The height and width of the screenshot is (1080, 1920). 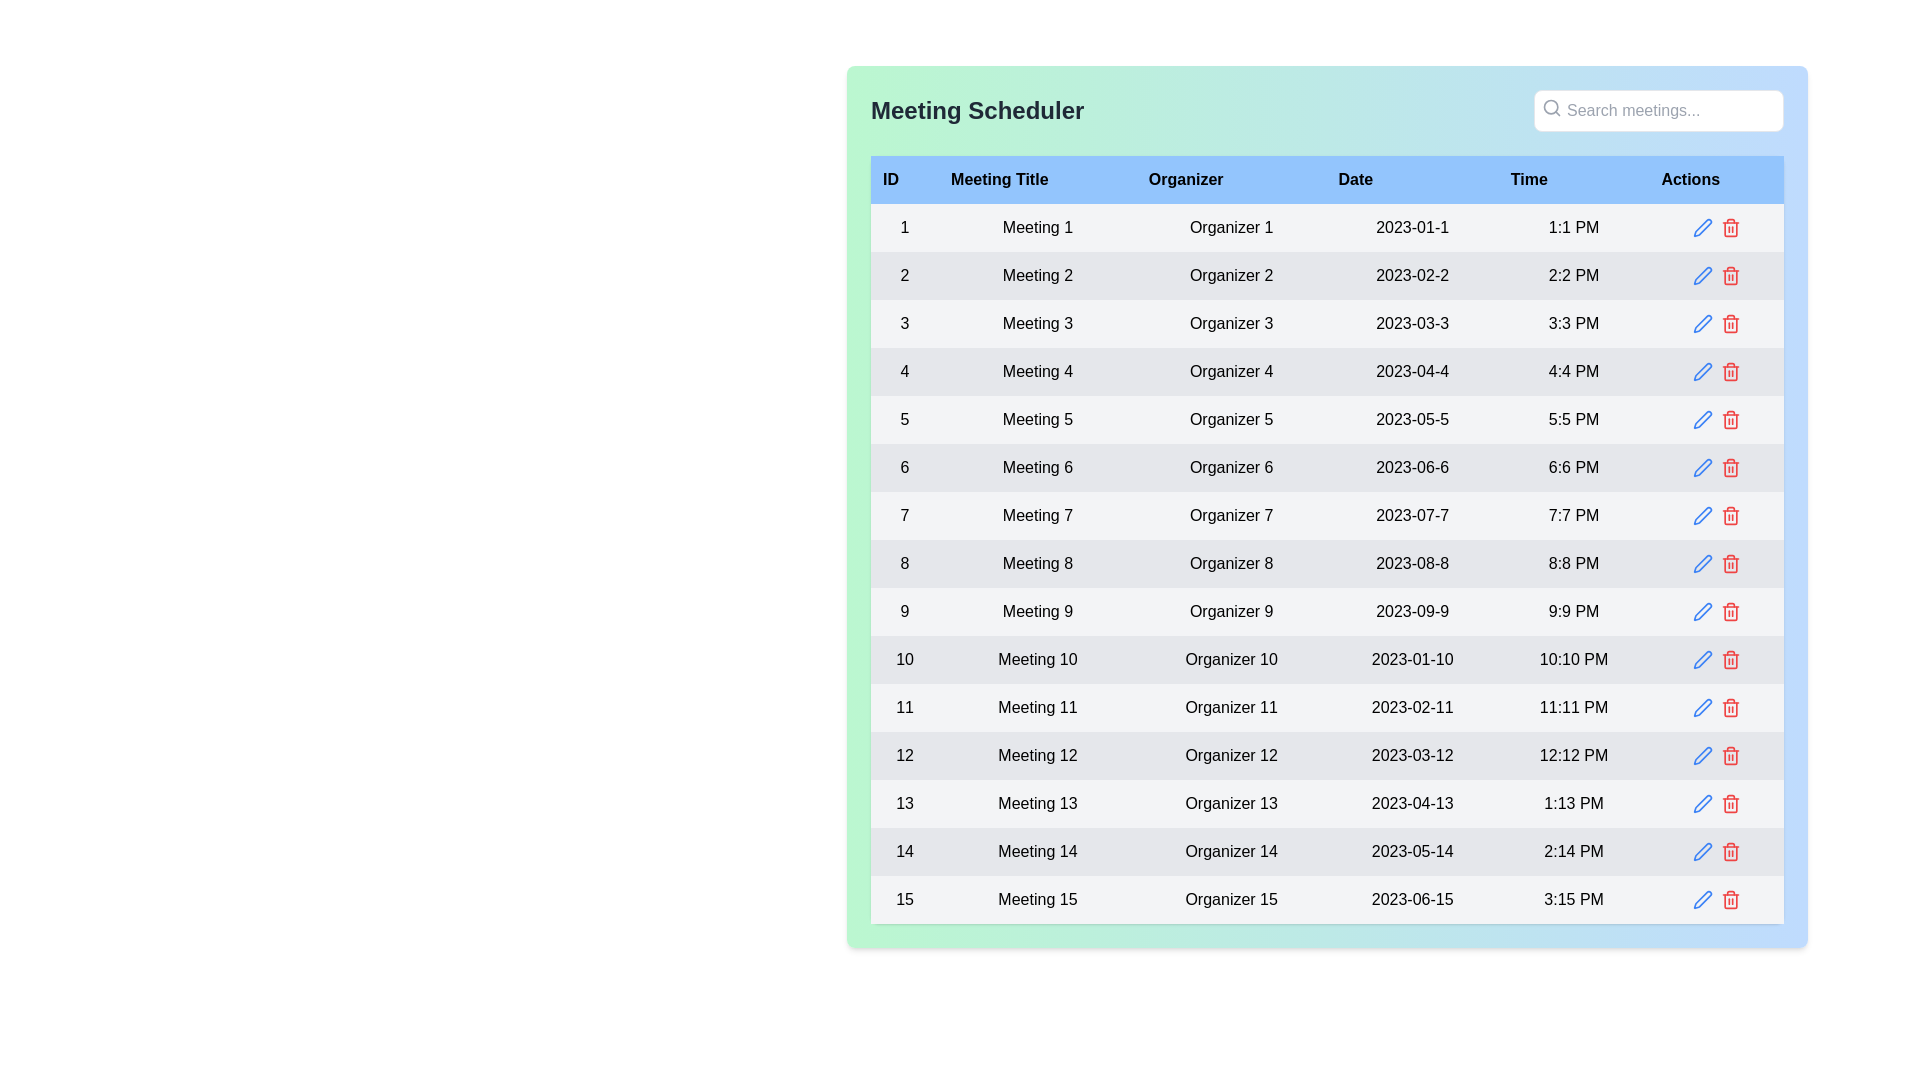 I want to click on the text label indicating the organizer's name for the meeting in the third column of the second row of the table, adjacent to 'Meeting 2' and '2023-02-2', so click(x=1230, y=276).